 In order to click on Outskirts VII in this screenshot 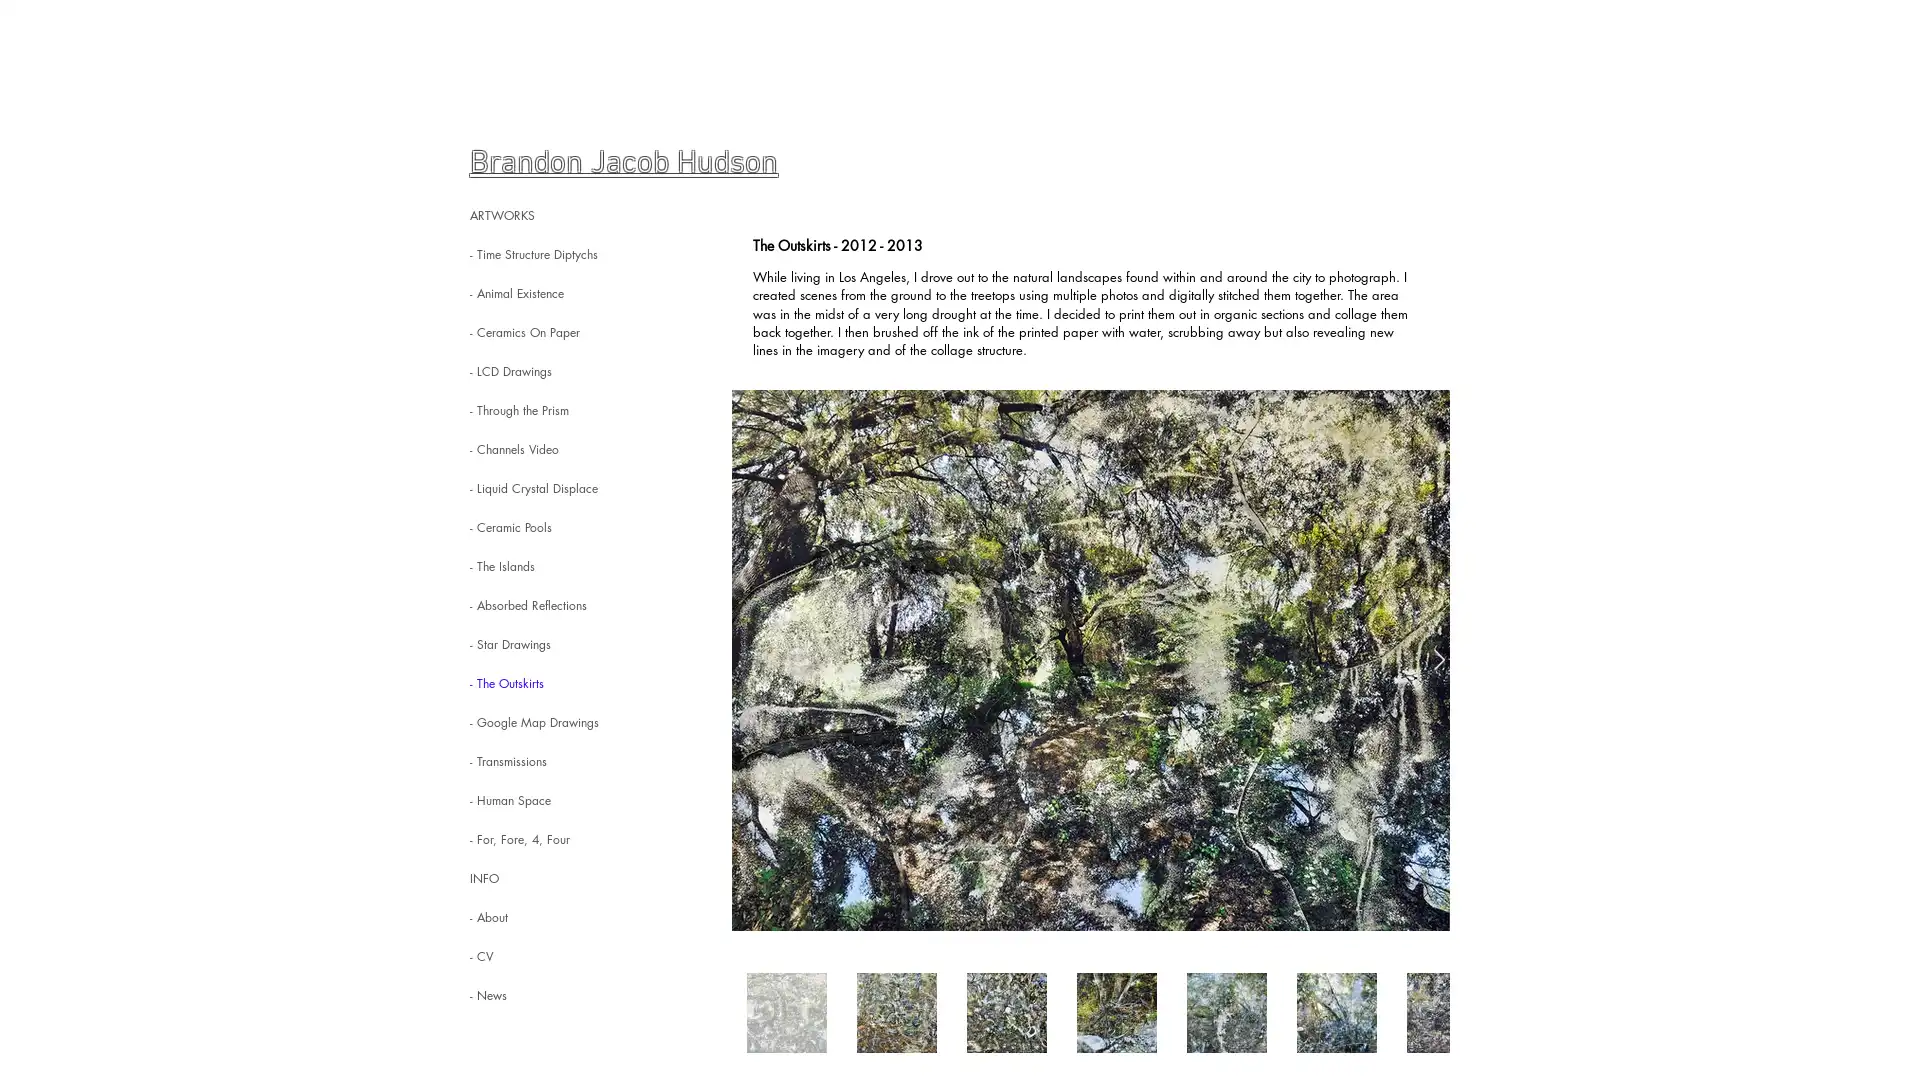, I will do `click(1089, 659)`.